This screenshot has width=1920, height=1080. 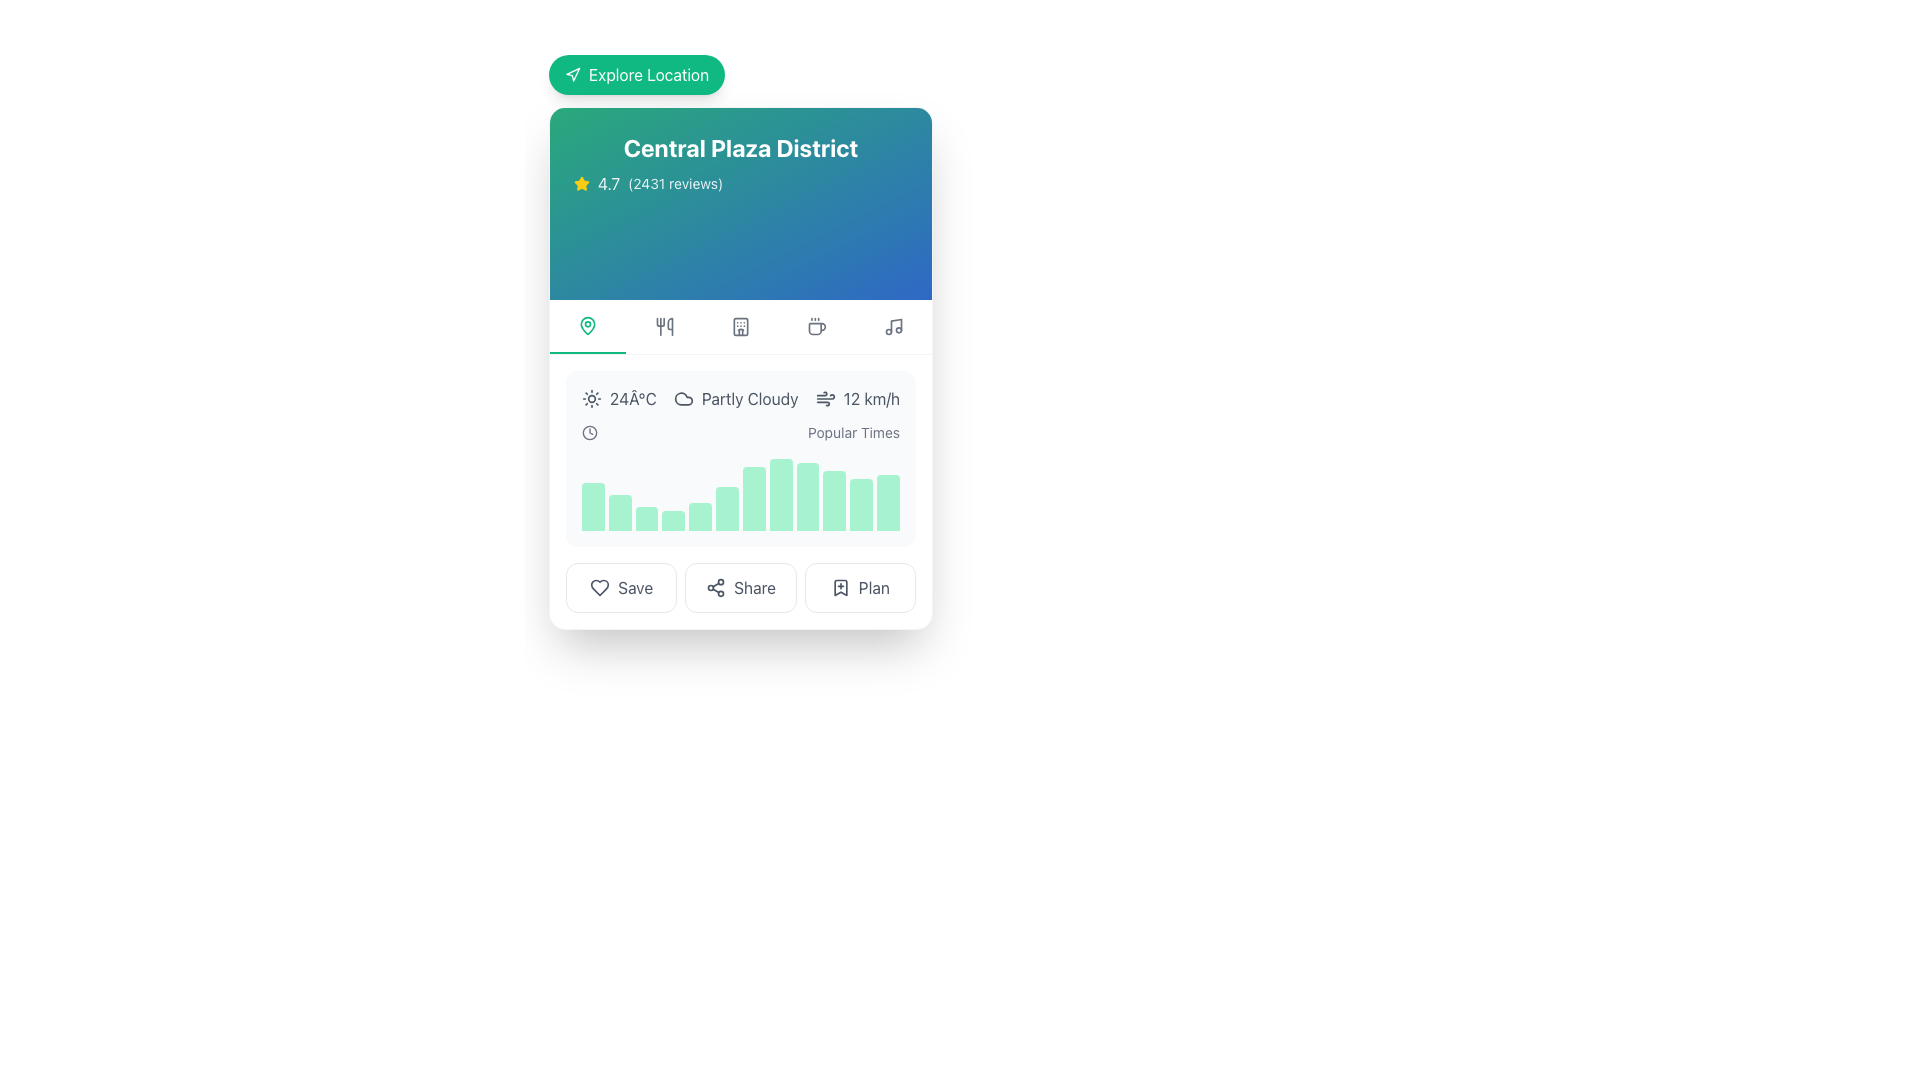 What do you see at coordinates (861, 504) in the screenshot?
I see `the eleventh vertical bar in the chart, which has rounded top corners and is solid emerald green, positioned toward the right side of the chart, below the weather and time data section` at bounding box center [861, 504].